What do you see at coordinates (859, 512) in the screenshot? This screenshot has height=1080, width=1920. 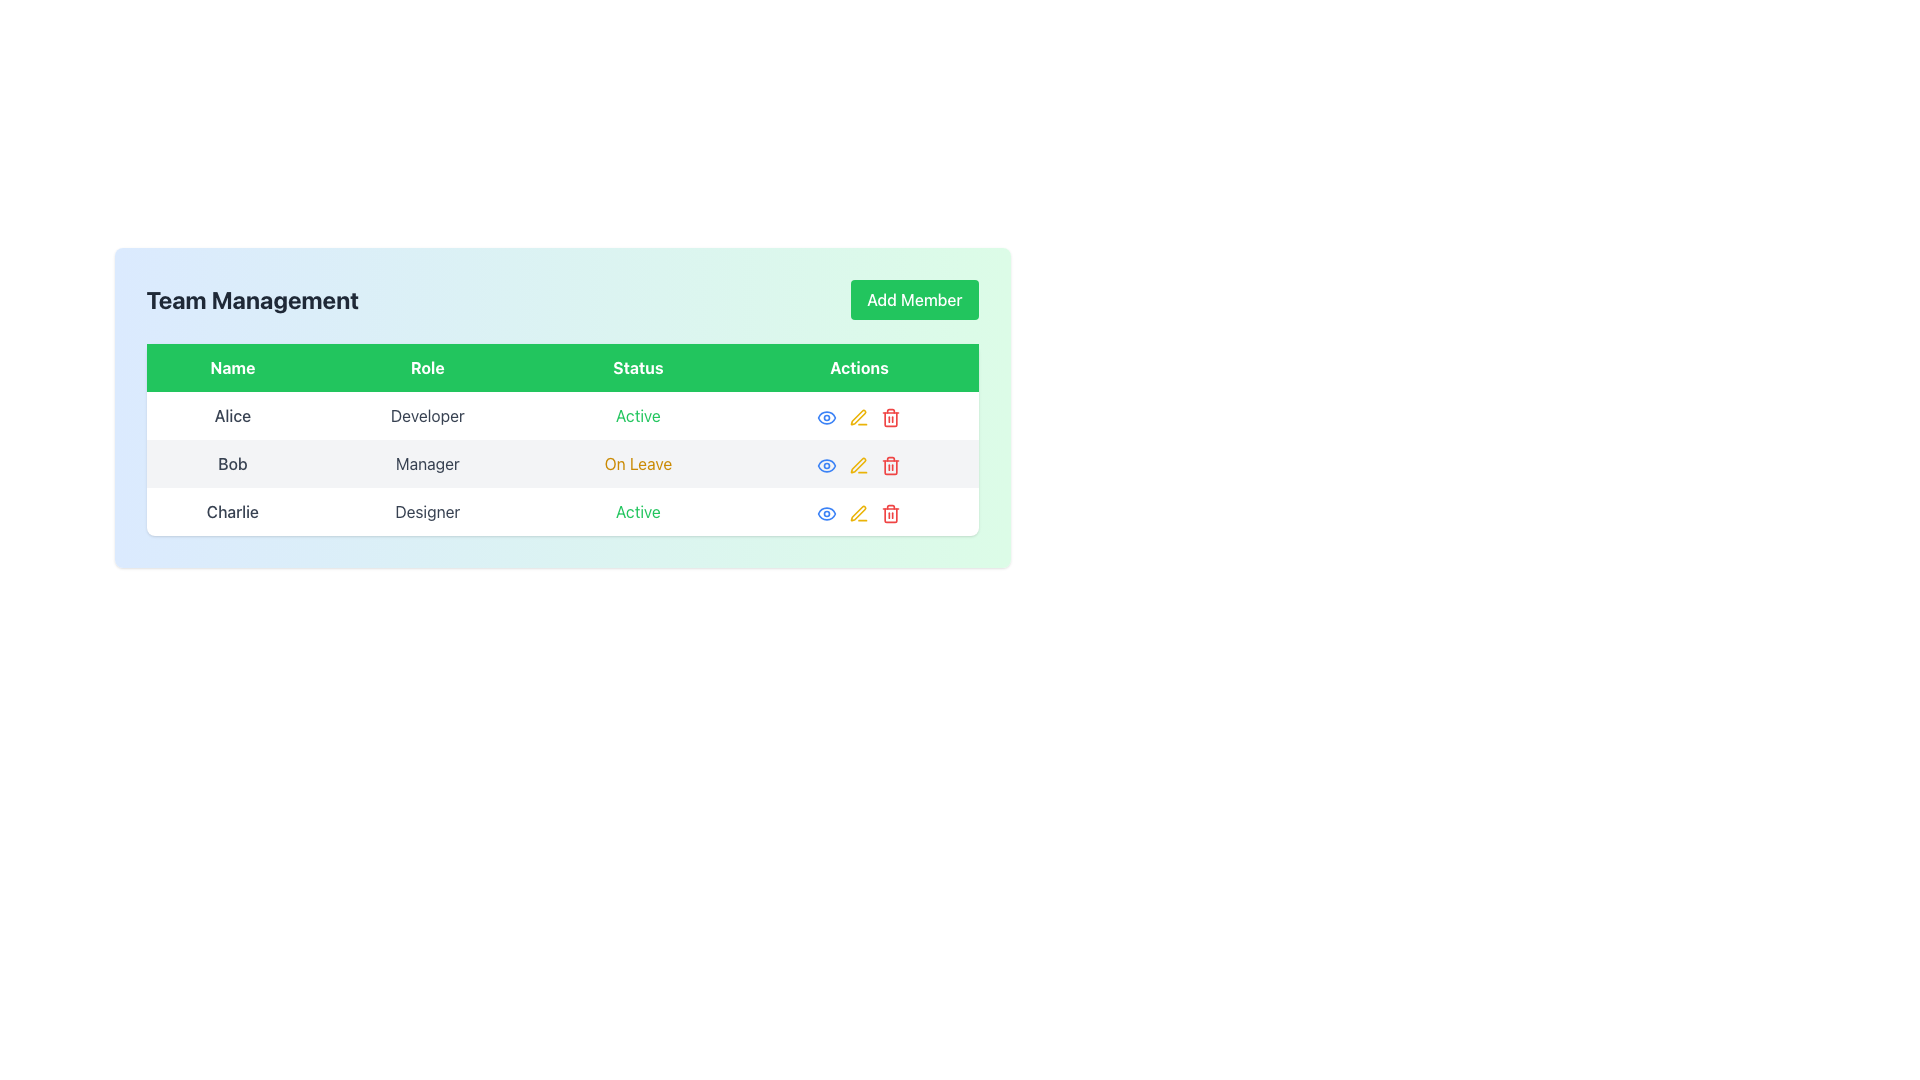 I see `the edit icon in the Actions column for the user 'Charlie'` at bounding box center [859, 512].